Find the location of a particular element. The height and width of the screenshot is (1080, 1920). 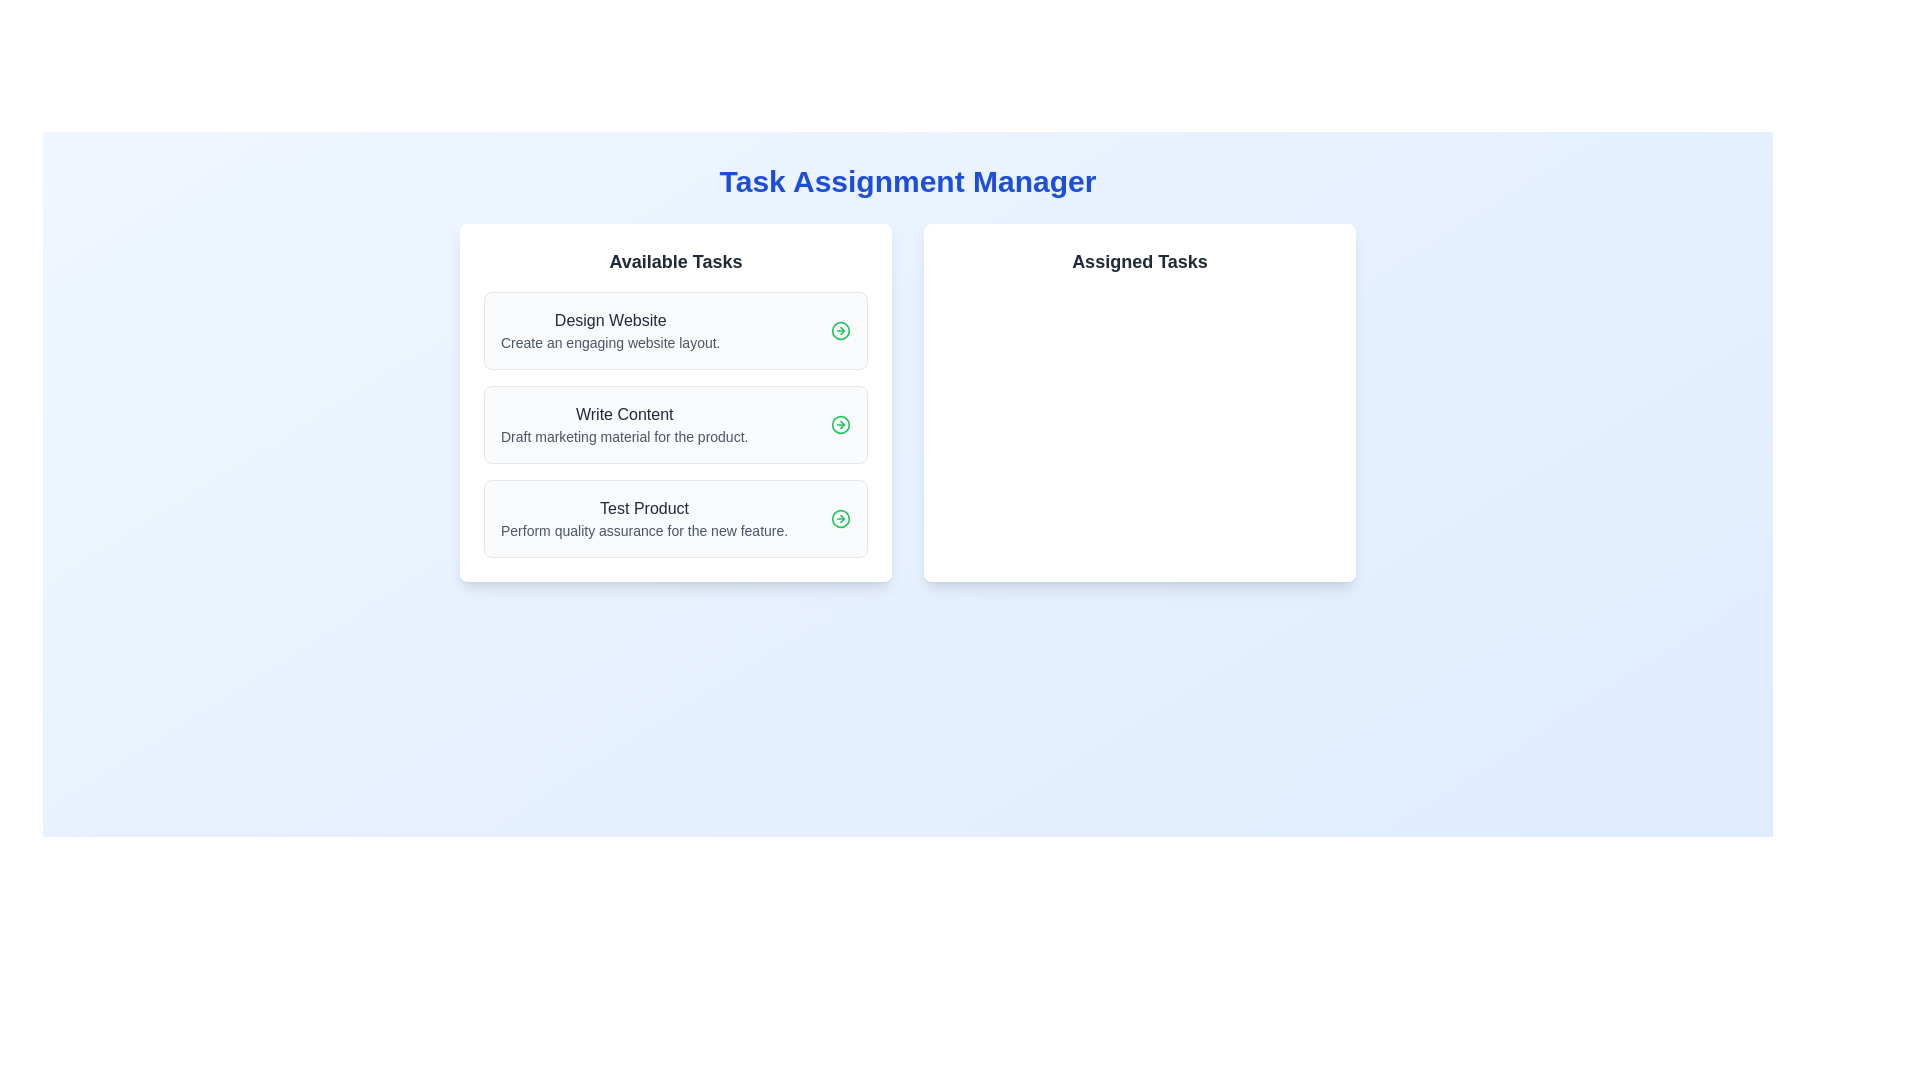

the interactive button with a right-pointing arrow icon enclosed in a green circle located in the top-right corner of the 'Design Website' task card in the left panel under 'Available Tasks' for visual feedback is located at coordinates (840, 330).